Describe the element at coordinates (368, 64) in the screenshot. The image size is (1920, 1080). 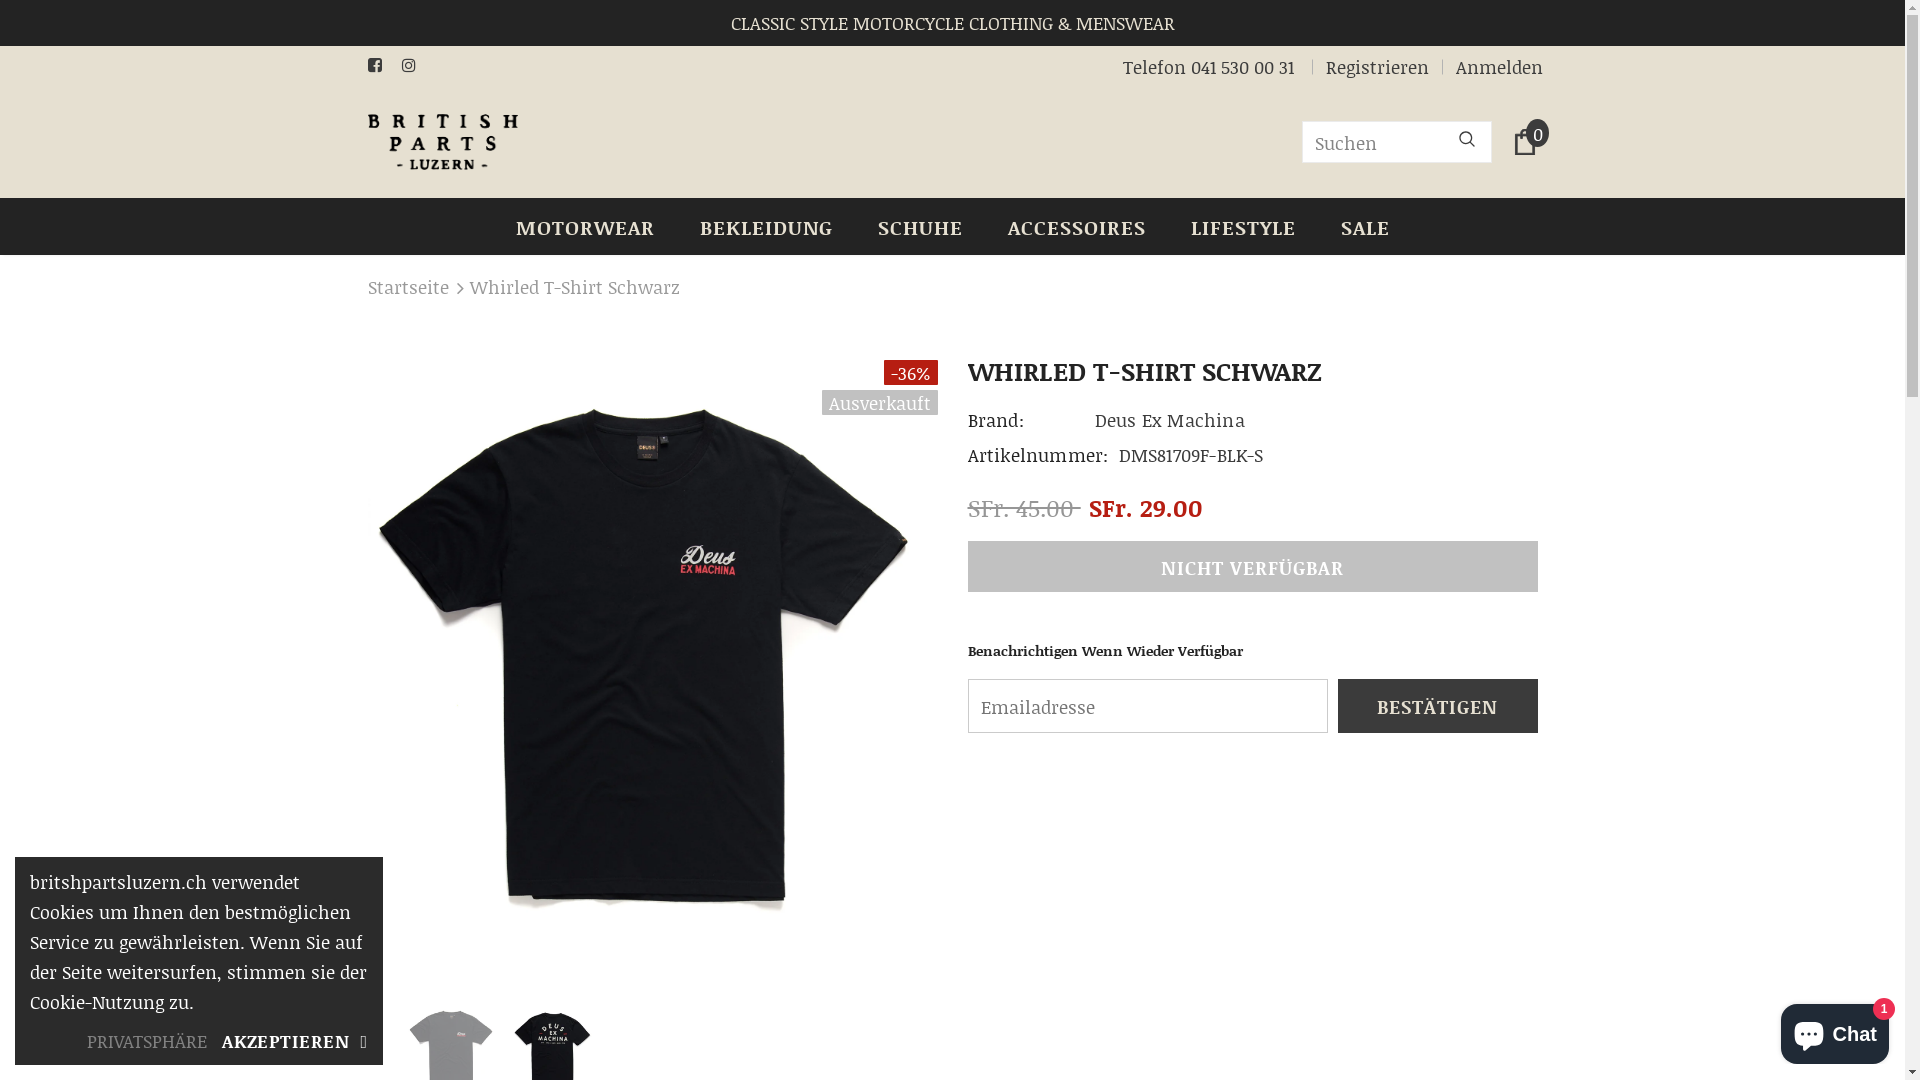
I see `'Facebook'` at that location.